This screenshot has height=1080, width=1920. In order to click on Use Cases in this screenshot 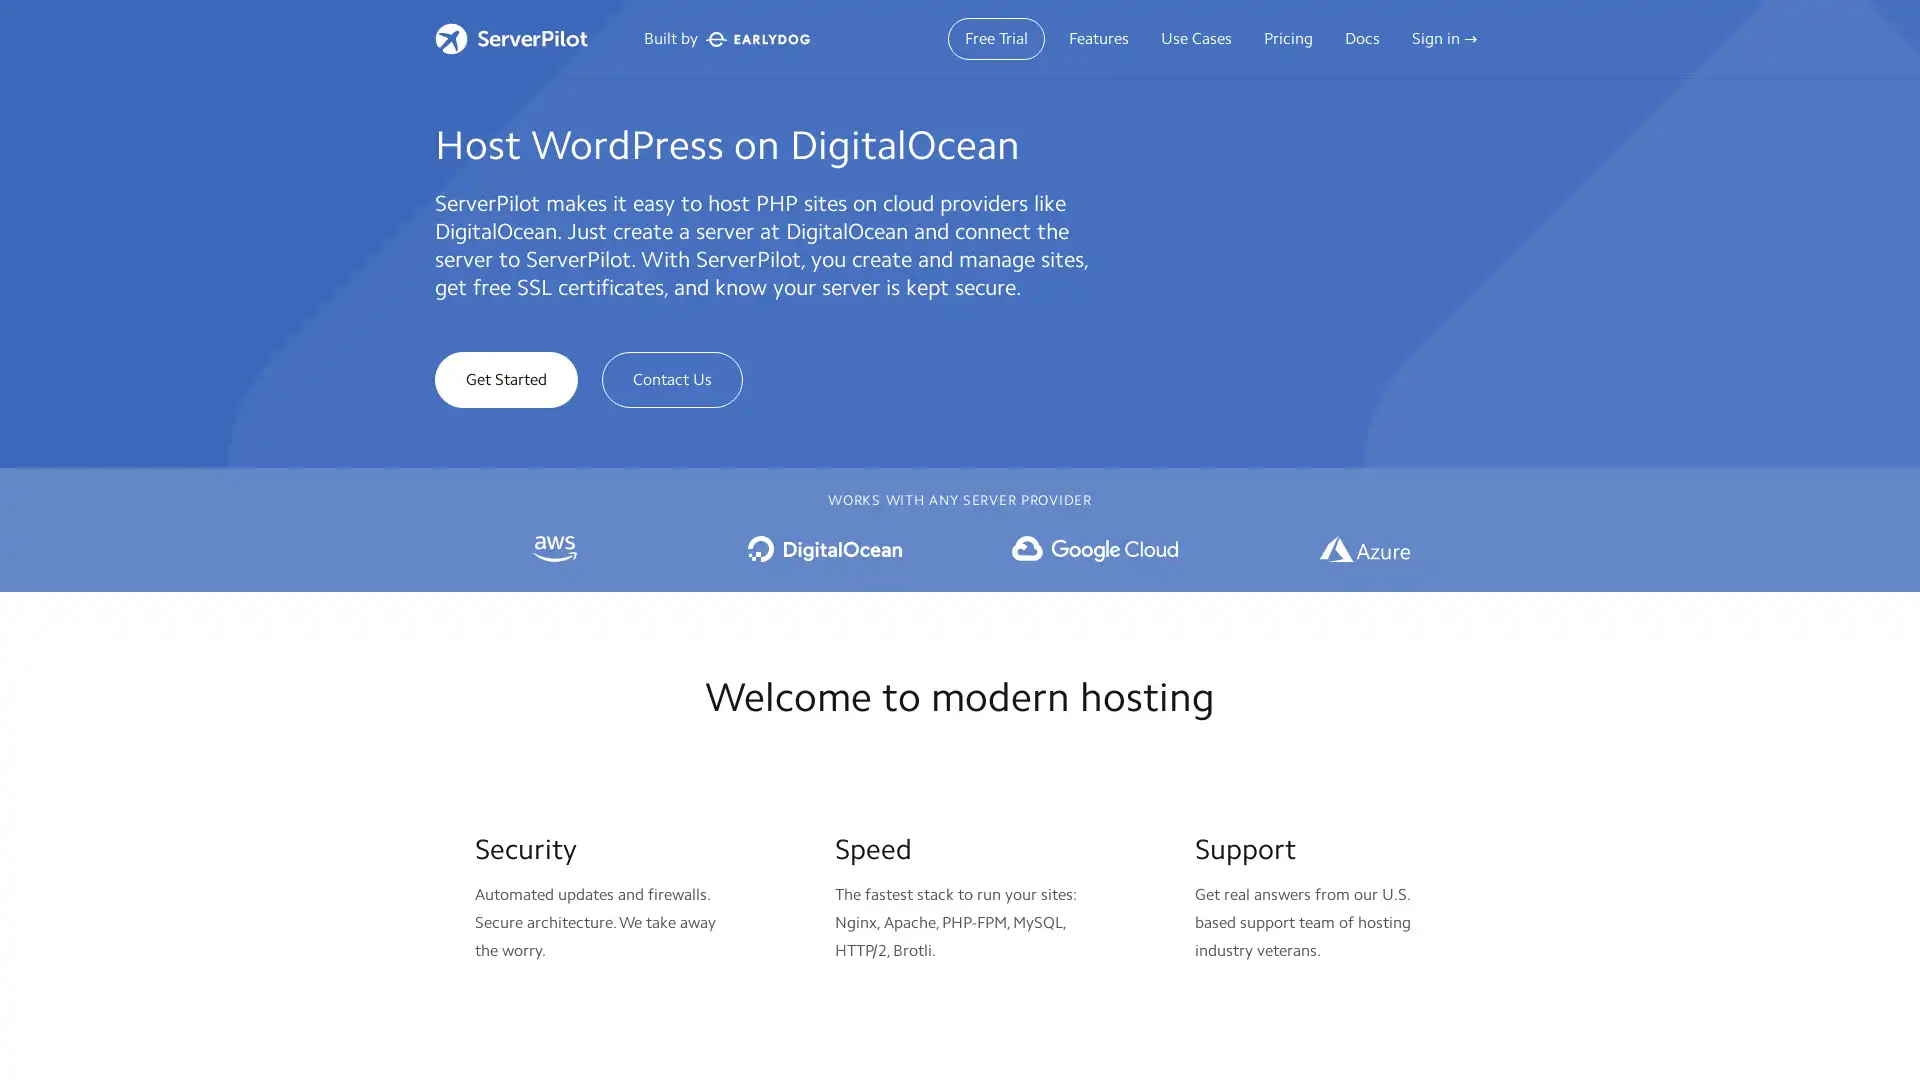, I will do `click(1196, 38)`.